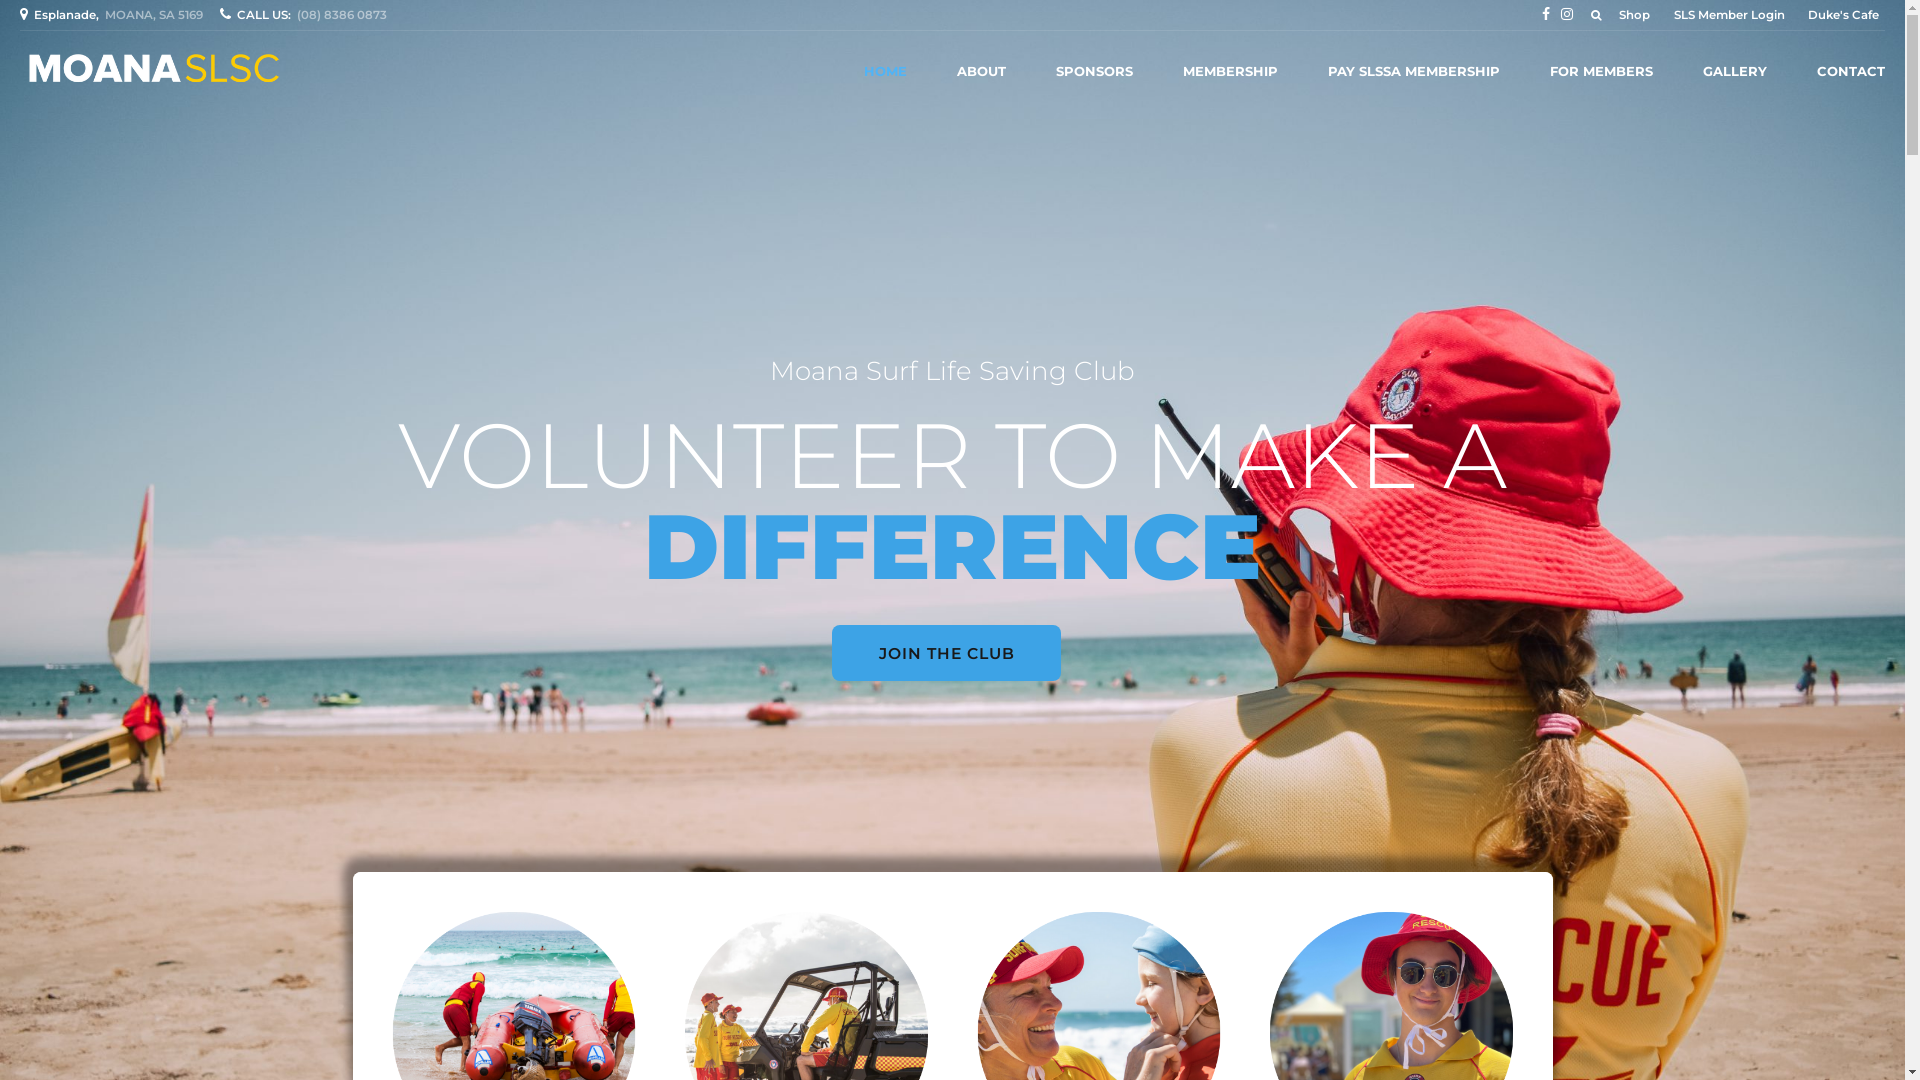 This screenshot has height=1080, width=1920. I want to click on 'MEMBERSHIP', so click(1229, 69).